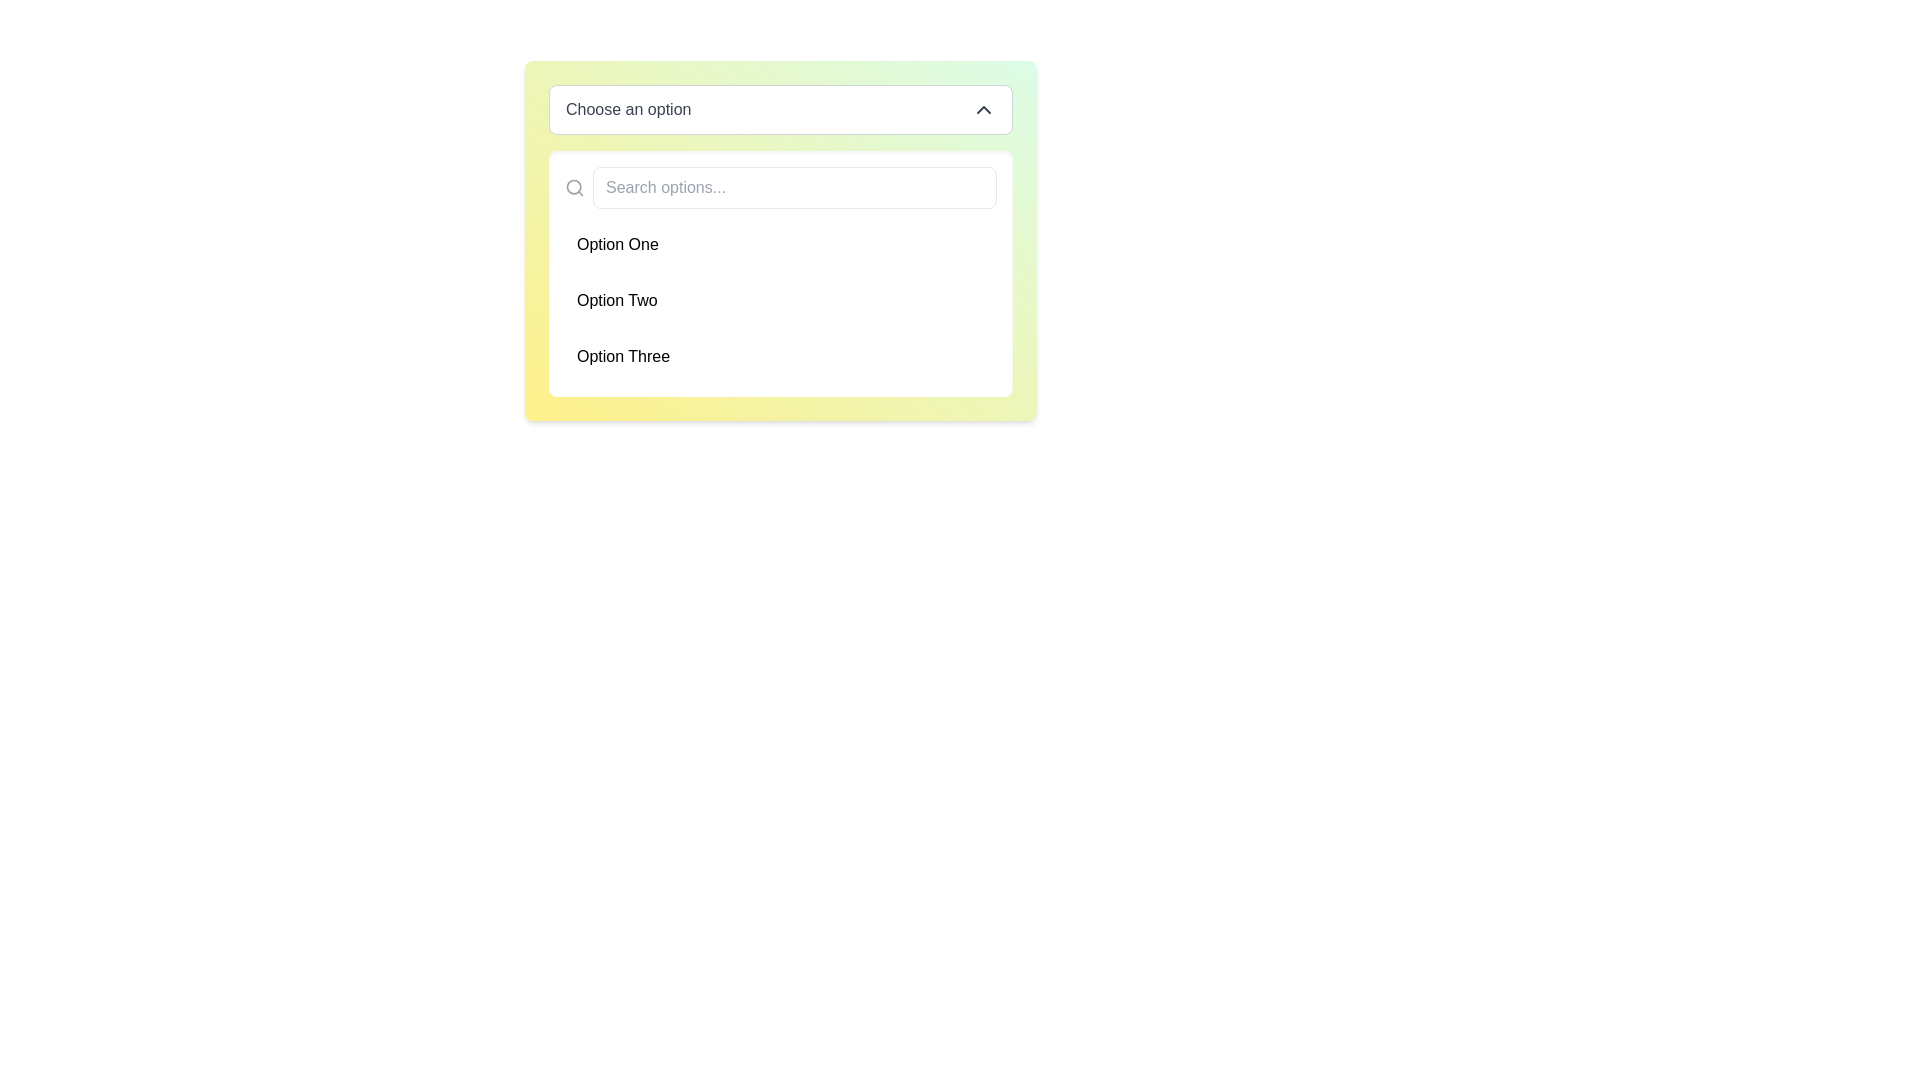 This screenshot has width=1920, height=1080. Describe the element at coordinates (780, 110) in the screenshot. I see `the button labeled 'Choose an option'` at that location.